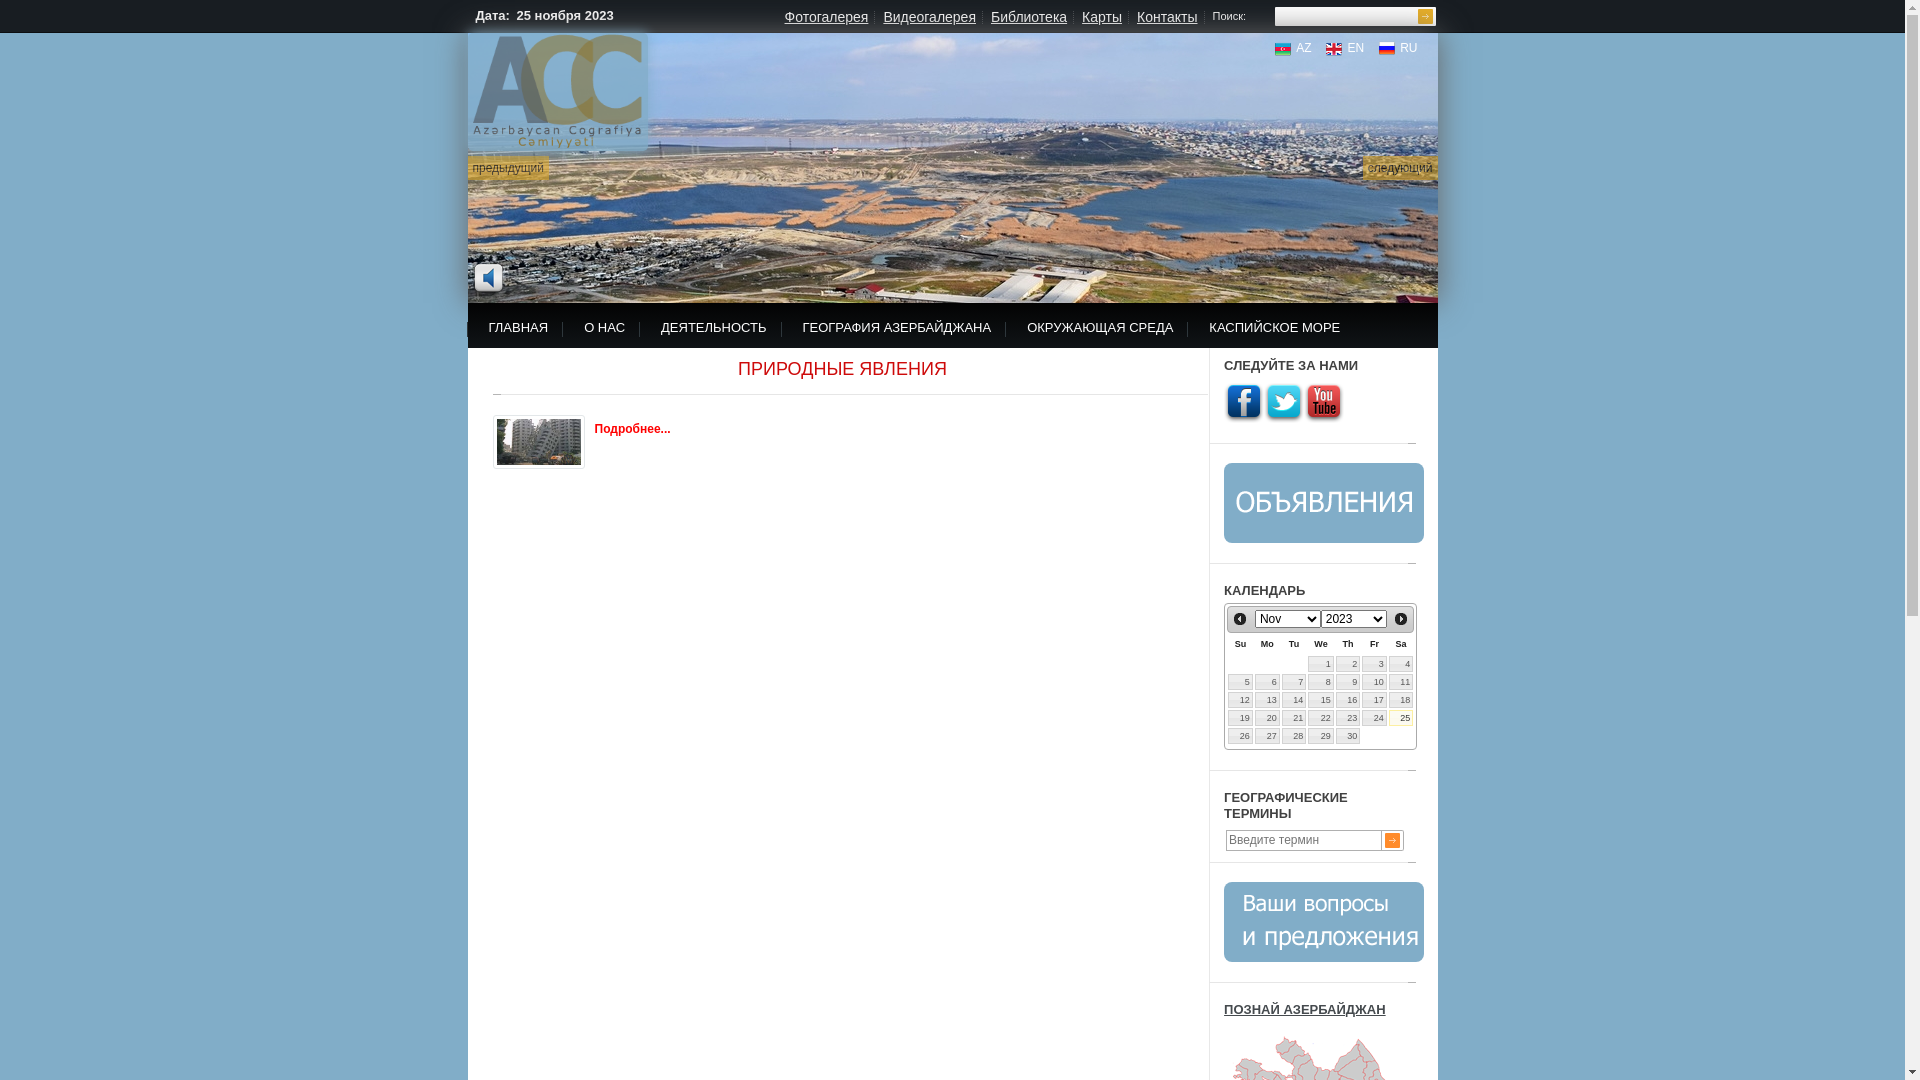 Image resolution: width=1920 pixels, height=1080 pixels. What do you see at coordinates (1266, 736) in the screenshot?
I see `'27'` at bounding box center [1266, 736].